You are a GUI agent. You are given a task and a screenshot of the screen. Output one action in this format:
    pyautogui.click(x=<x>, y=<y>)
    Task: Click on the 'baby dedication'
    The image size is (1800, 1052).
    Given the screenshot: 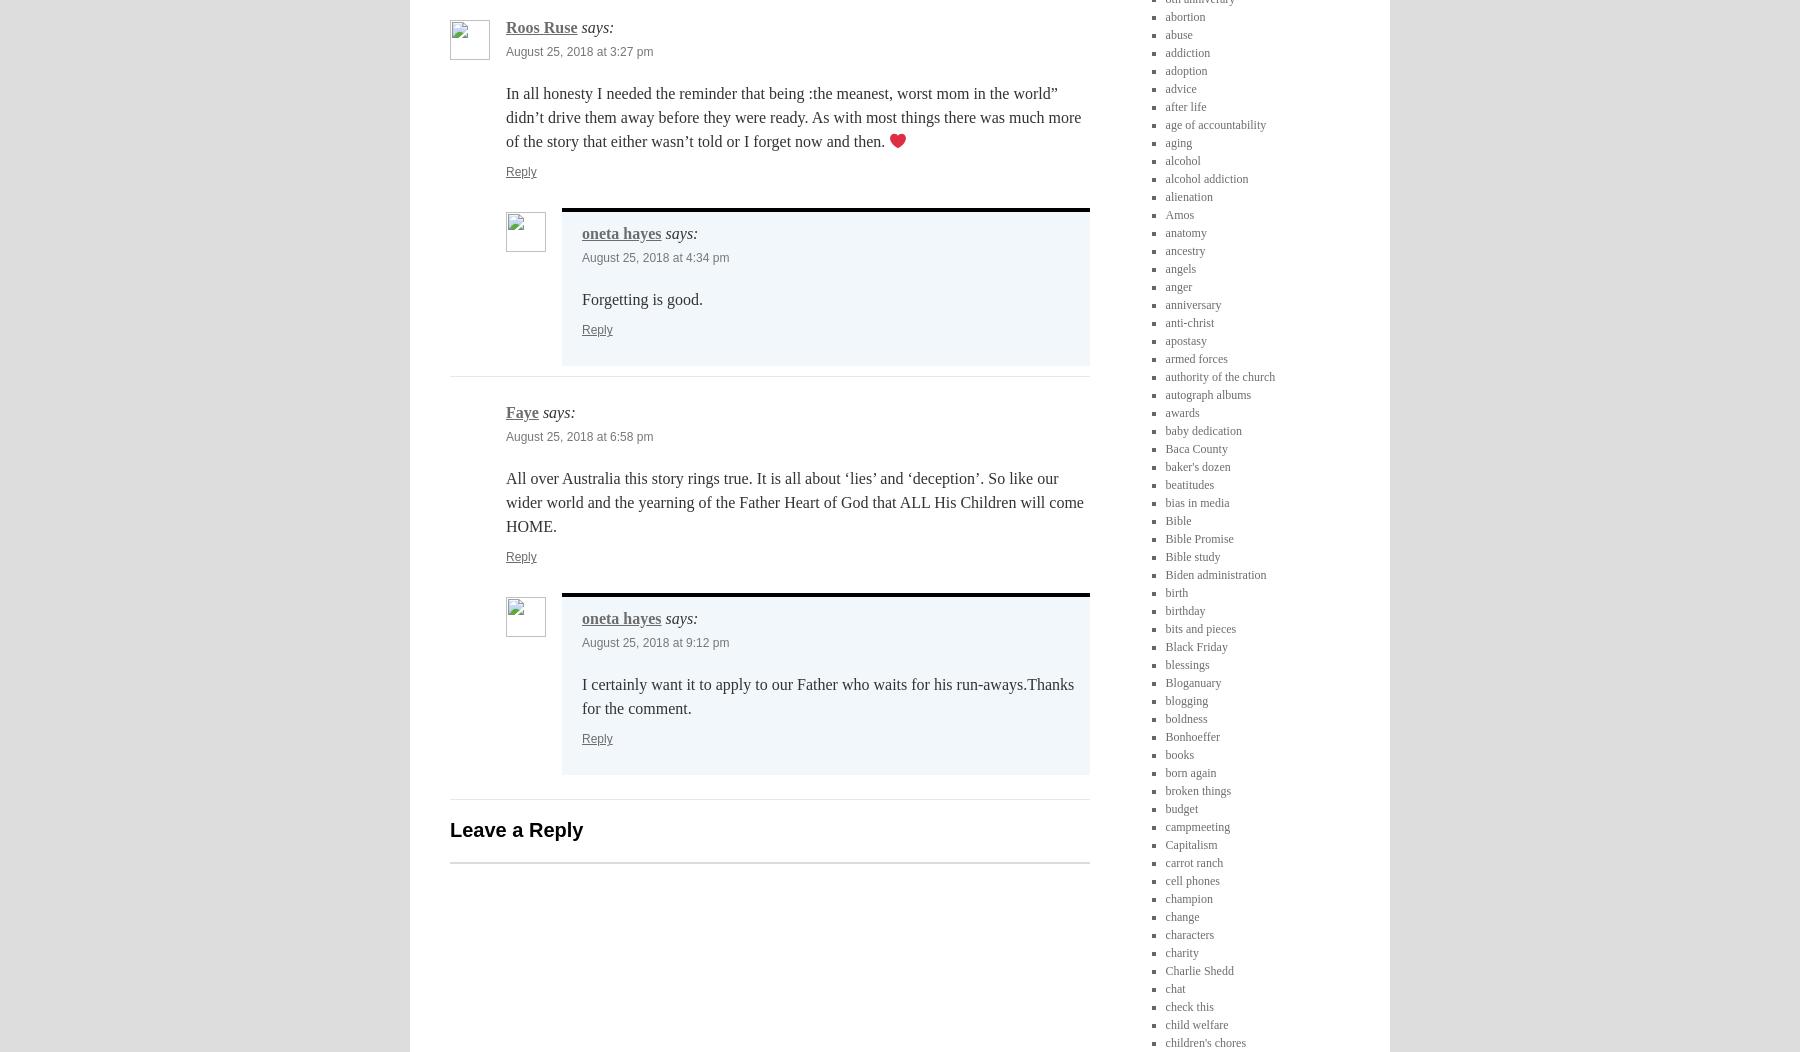 What is the action you would take?
    pyautogui.click(x=1201, y=428)
    